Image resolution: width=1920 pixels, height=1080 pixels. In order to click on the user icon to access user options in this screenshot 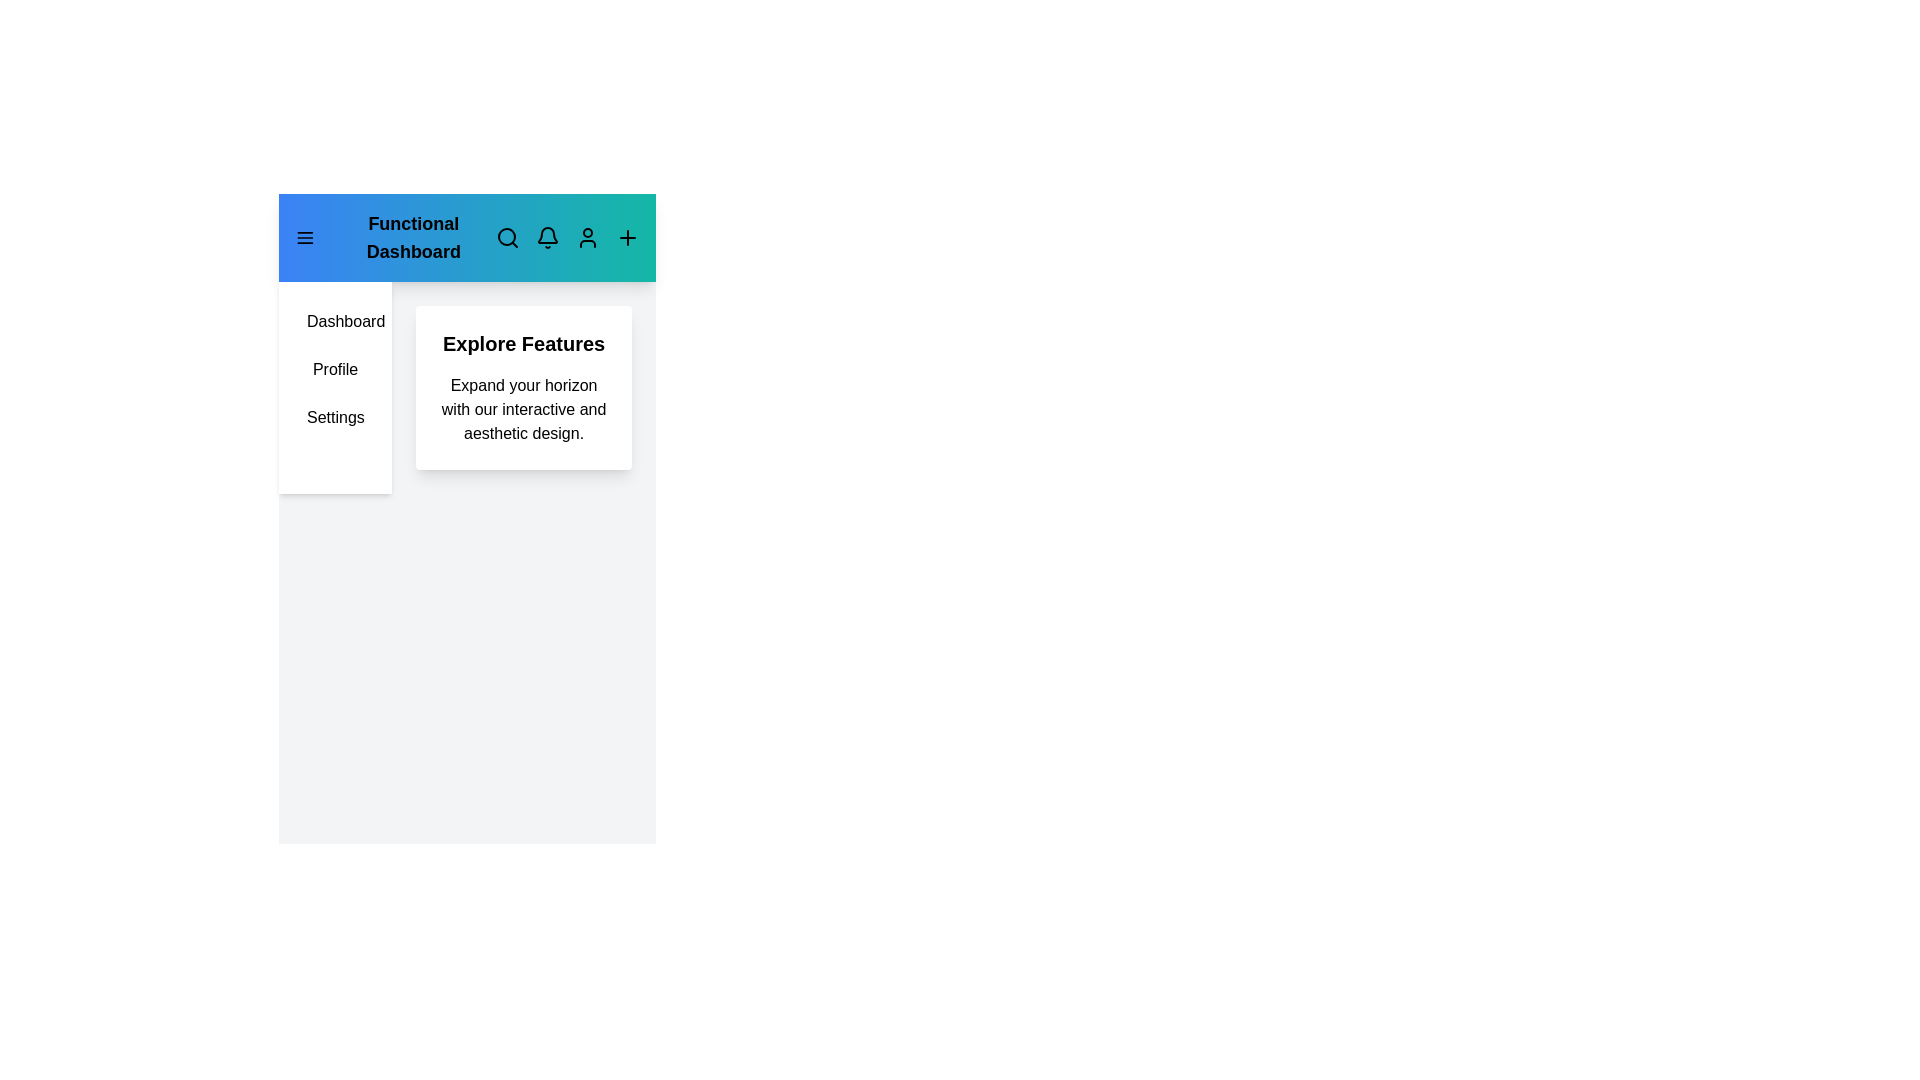, I will do `click(587, 237)`.